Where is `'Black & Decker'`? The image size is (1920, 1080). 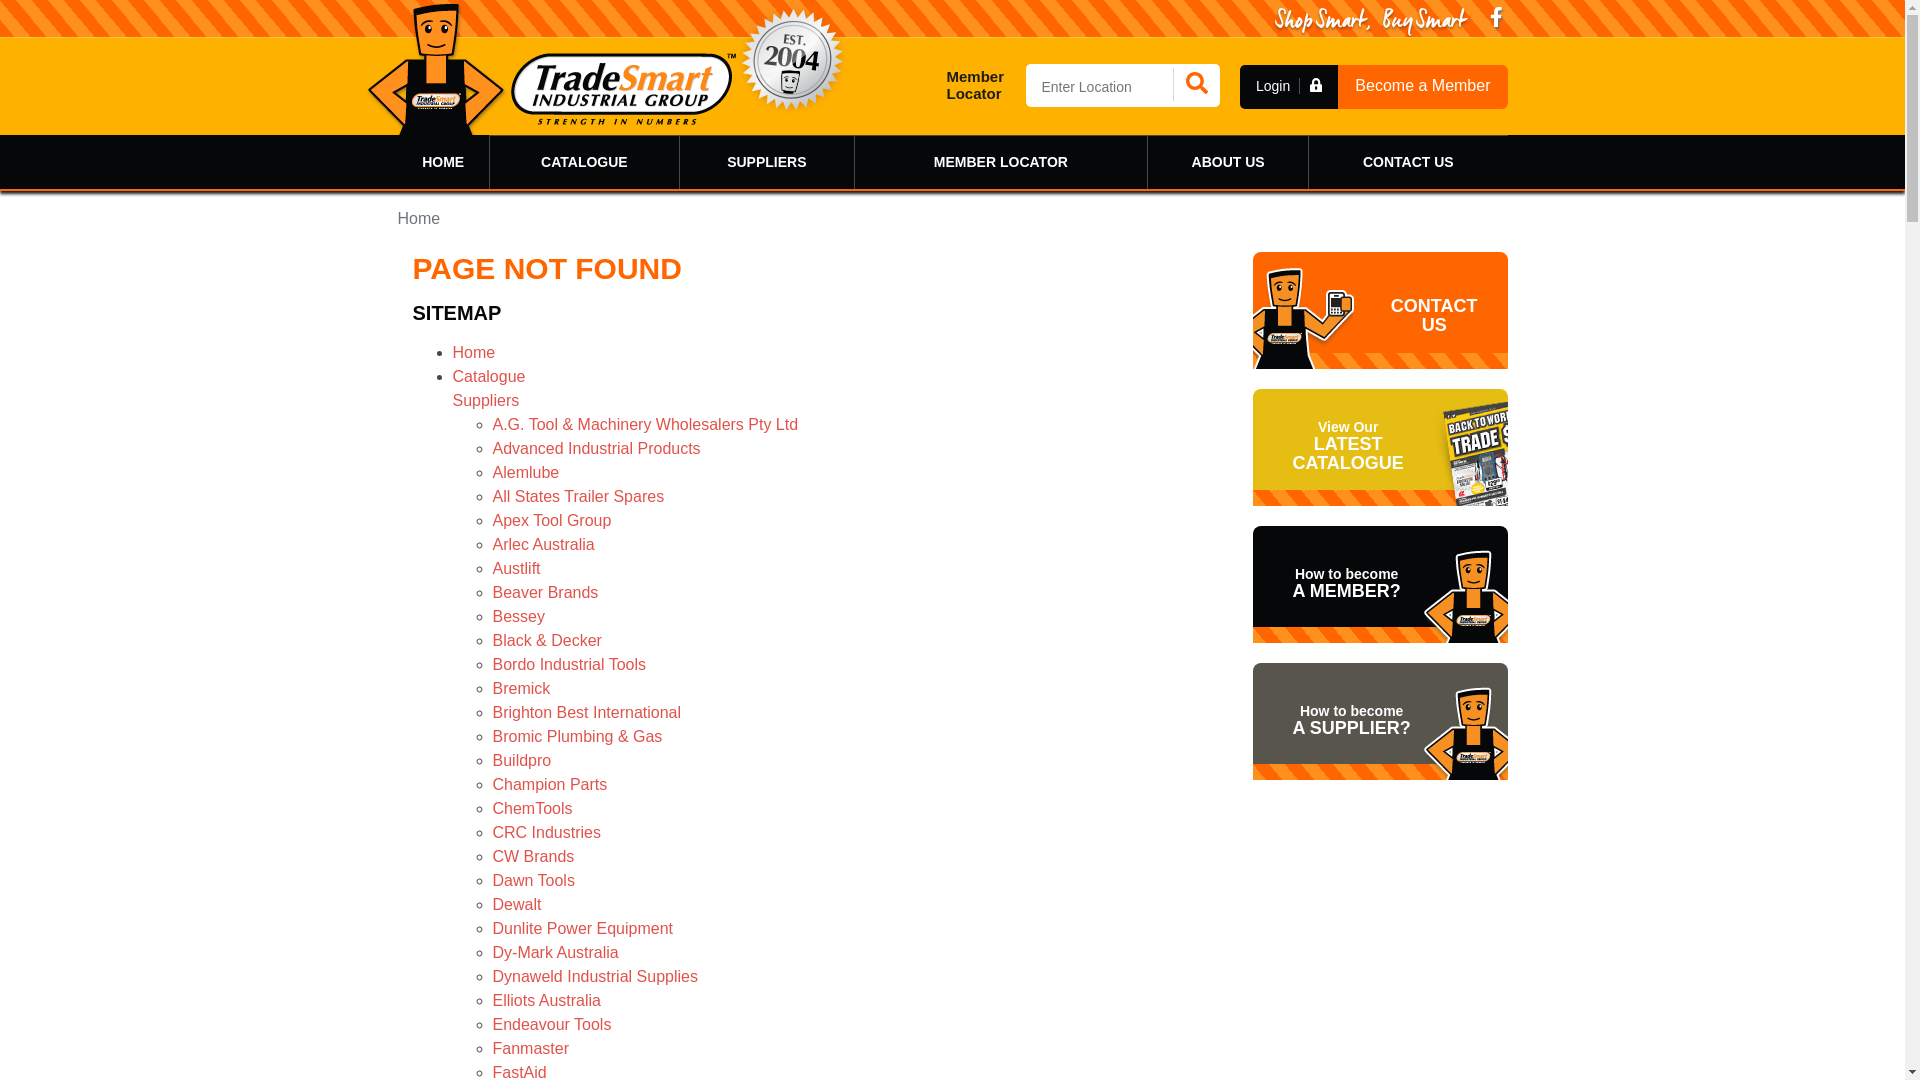
'Black & Decker' is located at coordinates (546, 640).